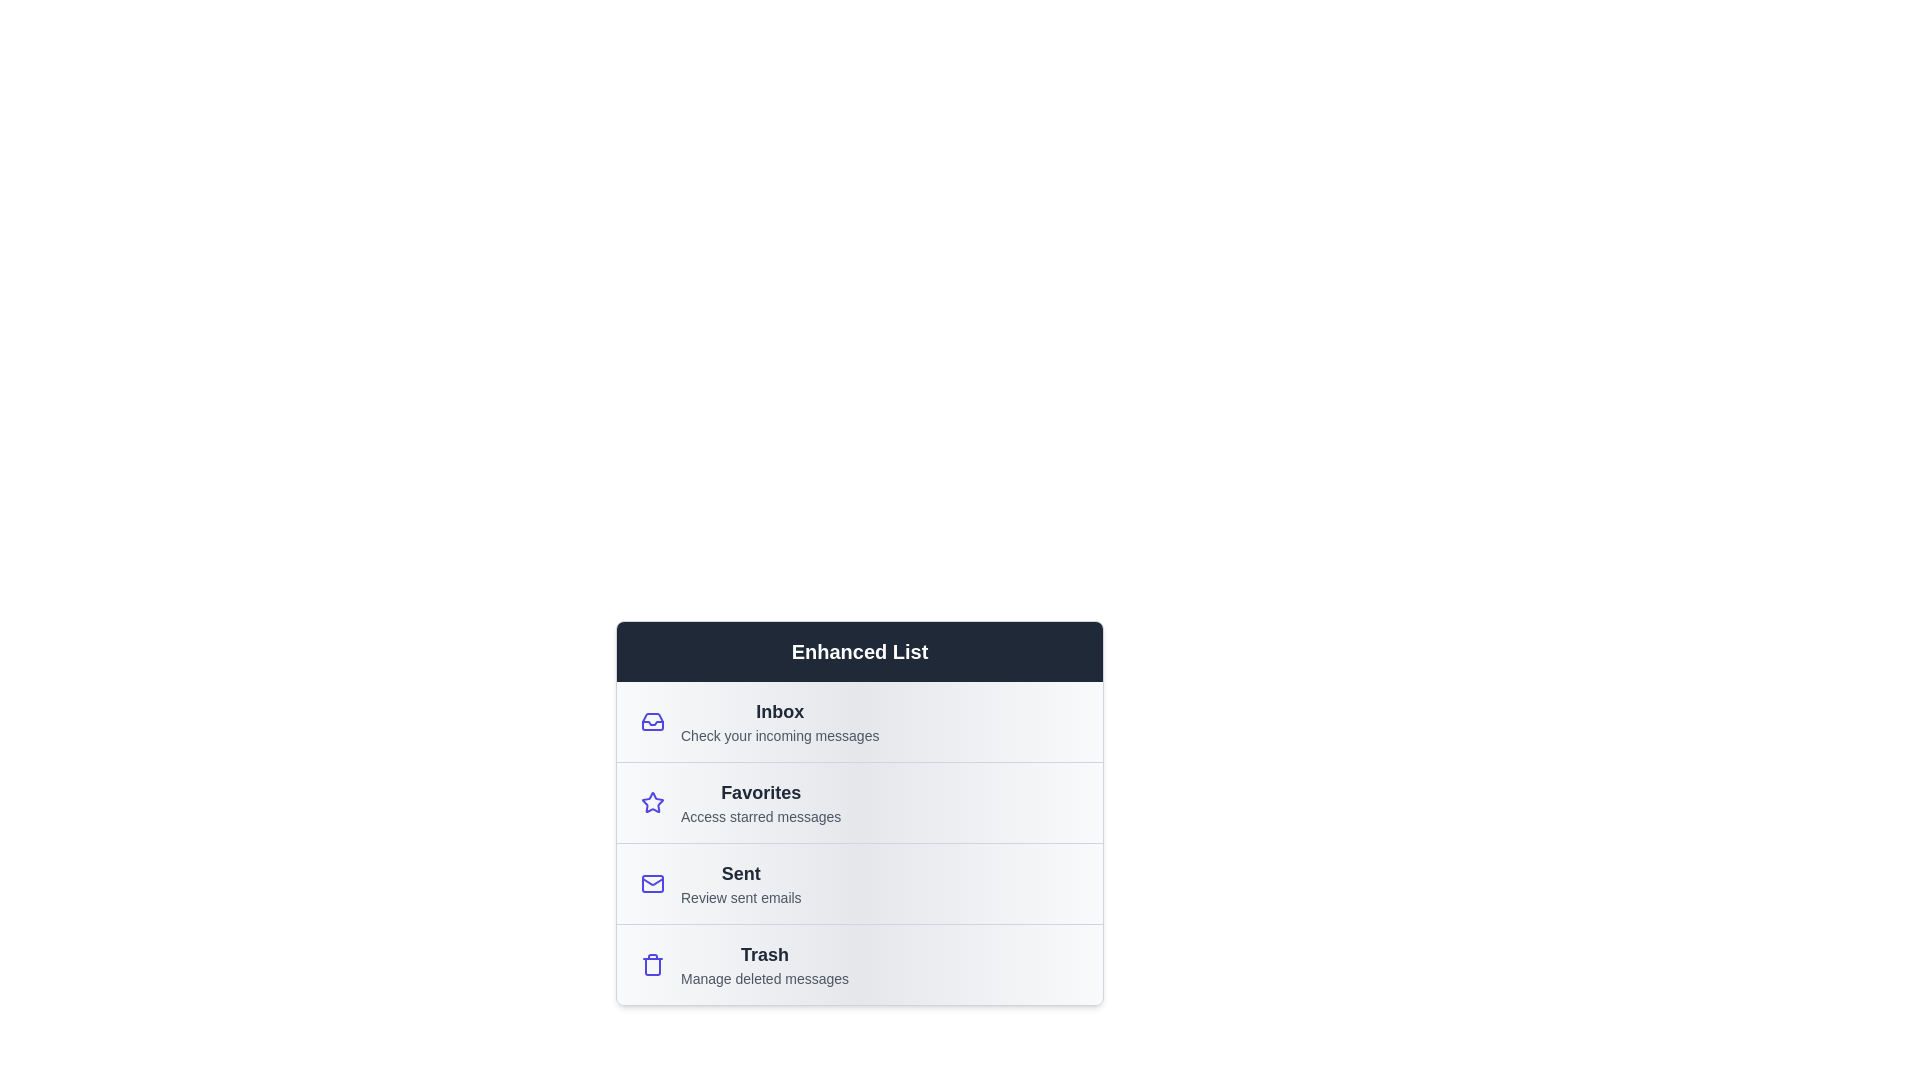  What do you see at coordinates (652, 879) in the screenshot?
I see `the envelope icon represented by a blue line, located in the uppermost row near the 'Inbox' label` at bounding box center [652, 879].